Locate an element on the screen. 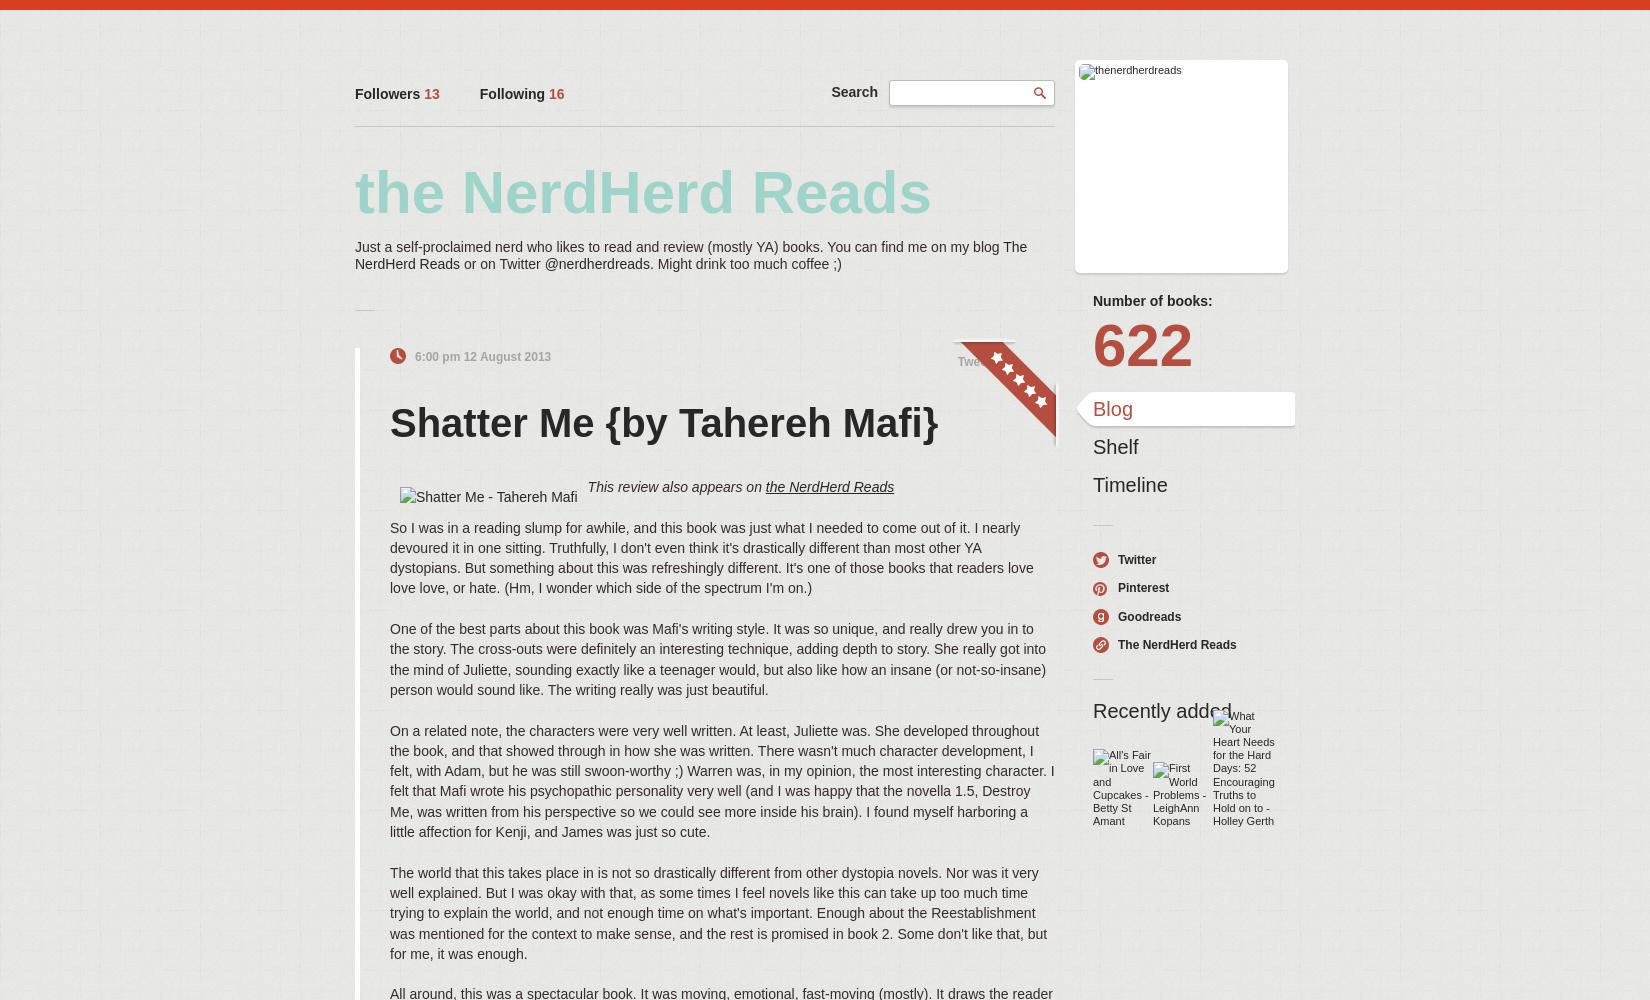 The width and height of the screenshot is (1650, 1000). 'Goodreads' is located at coordinates (1149, 615).